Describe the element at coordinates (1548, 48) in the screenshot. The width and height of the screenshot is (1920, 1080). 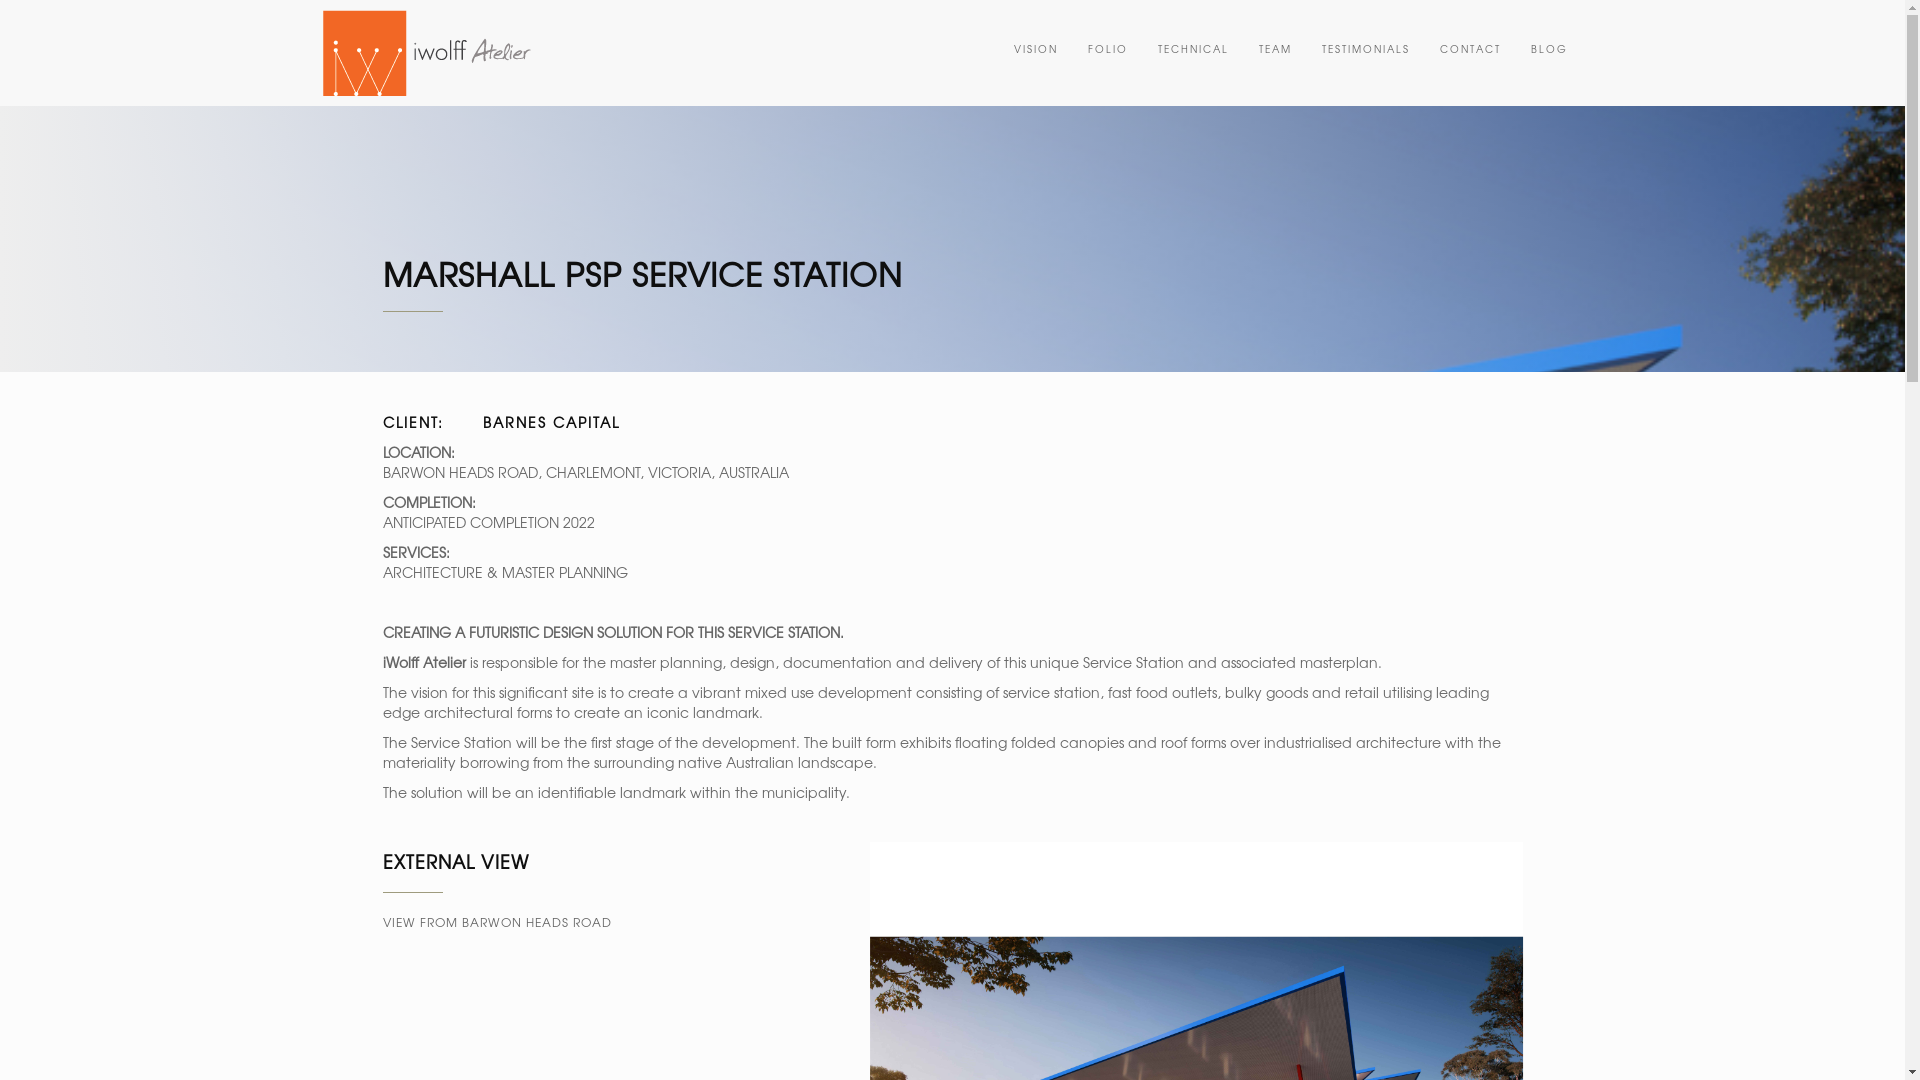
I see `'BLOG'` at that location.